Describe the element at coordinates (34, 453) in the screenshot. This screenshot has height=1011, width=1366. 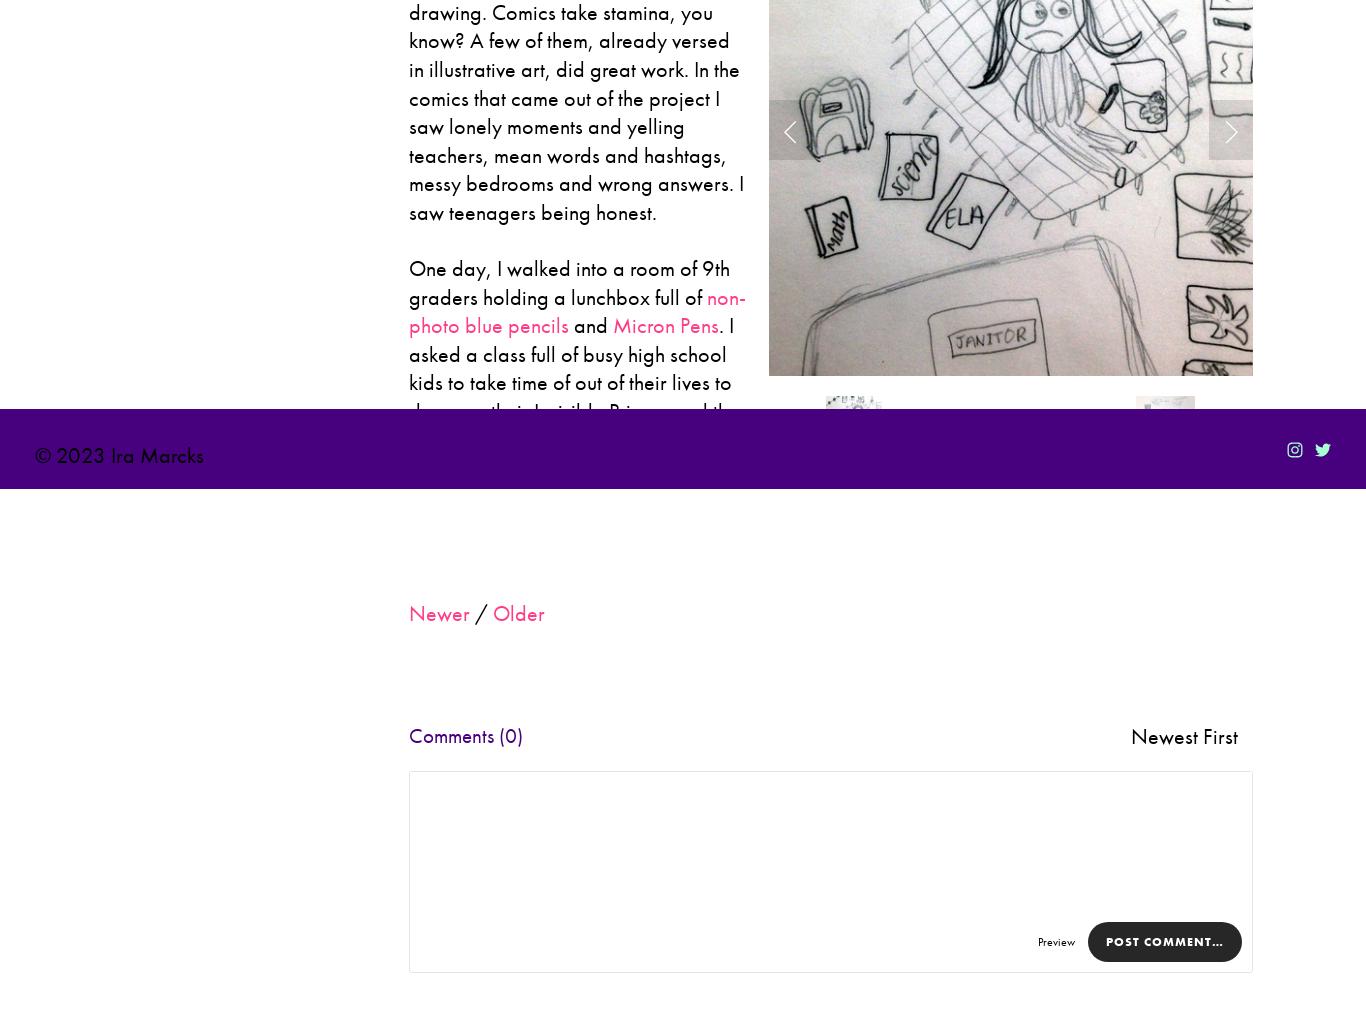
I see `'© 2023 Ira Marcks'` at that location.